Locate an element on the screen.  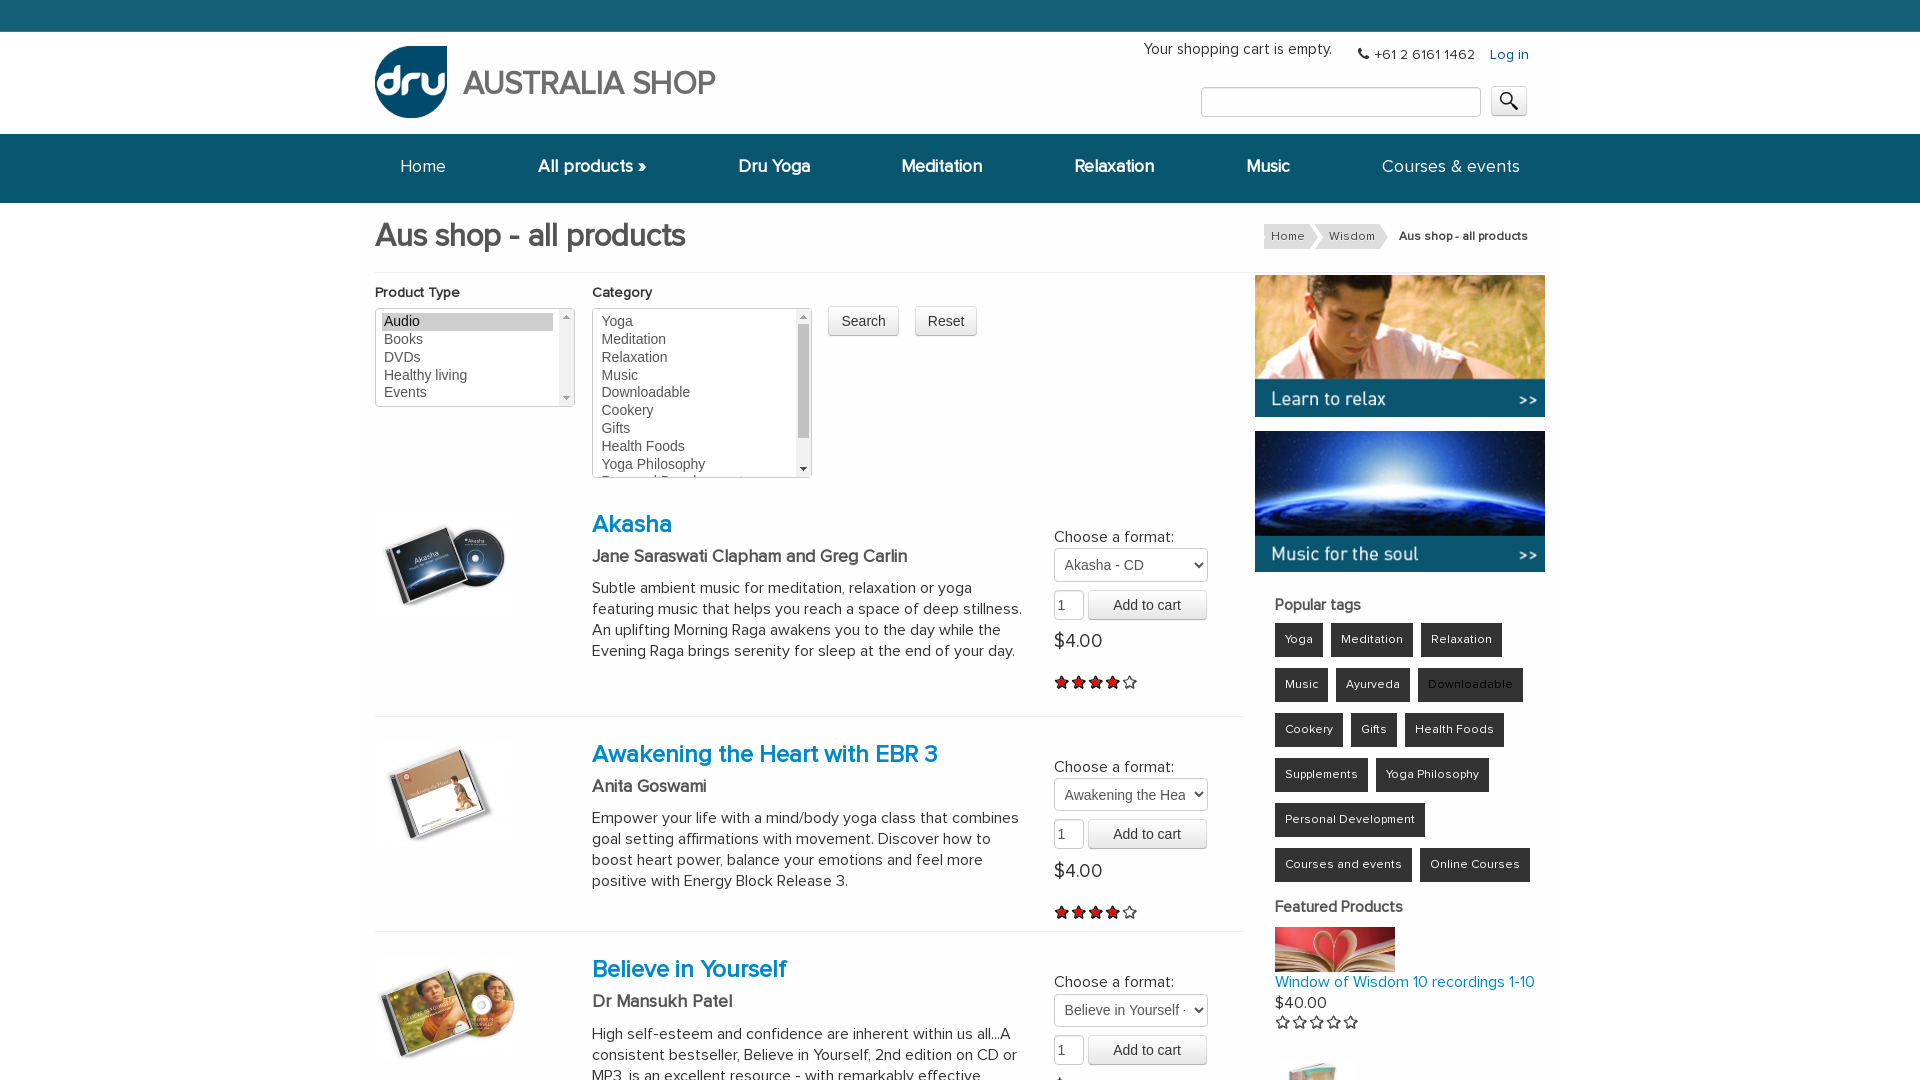
'Give Akasha 3/5' is located at coordinates (1087, 680).